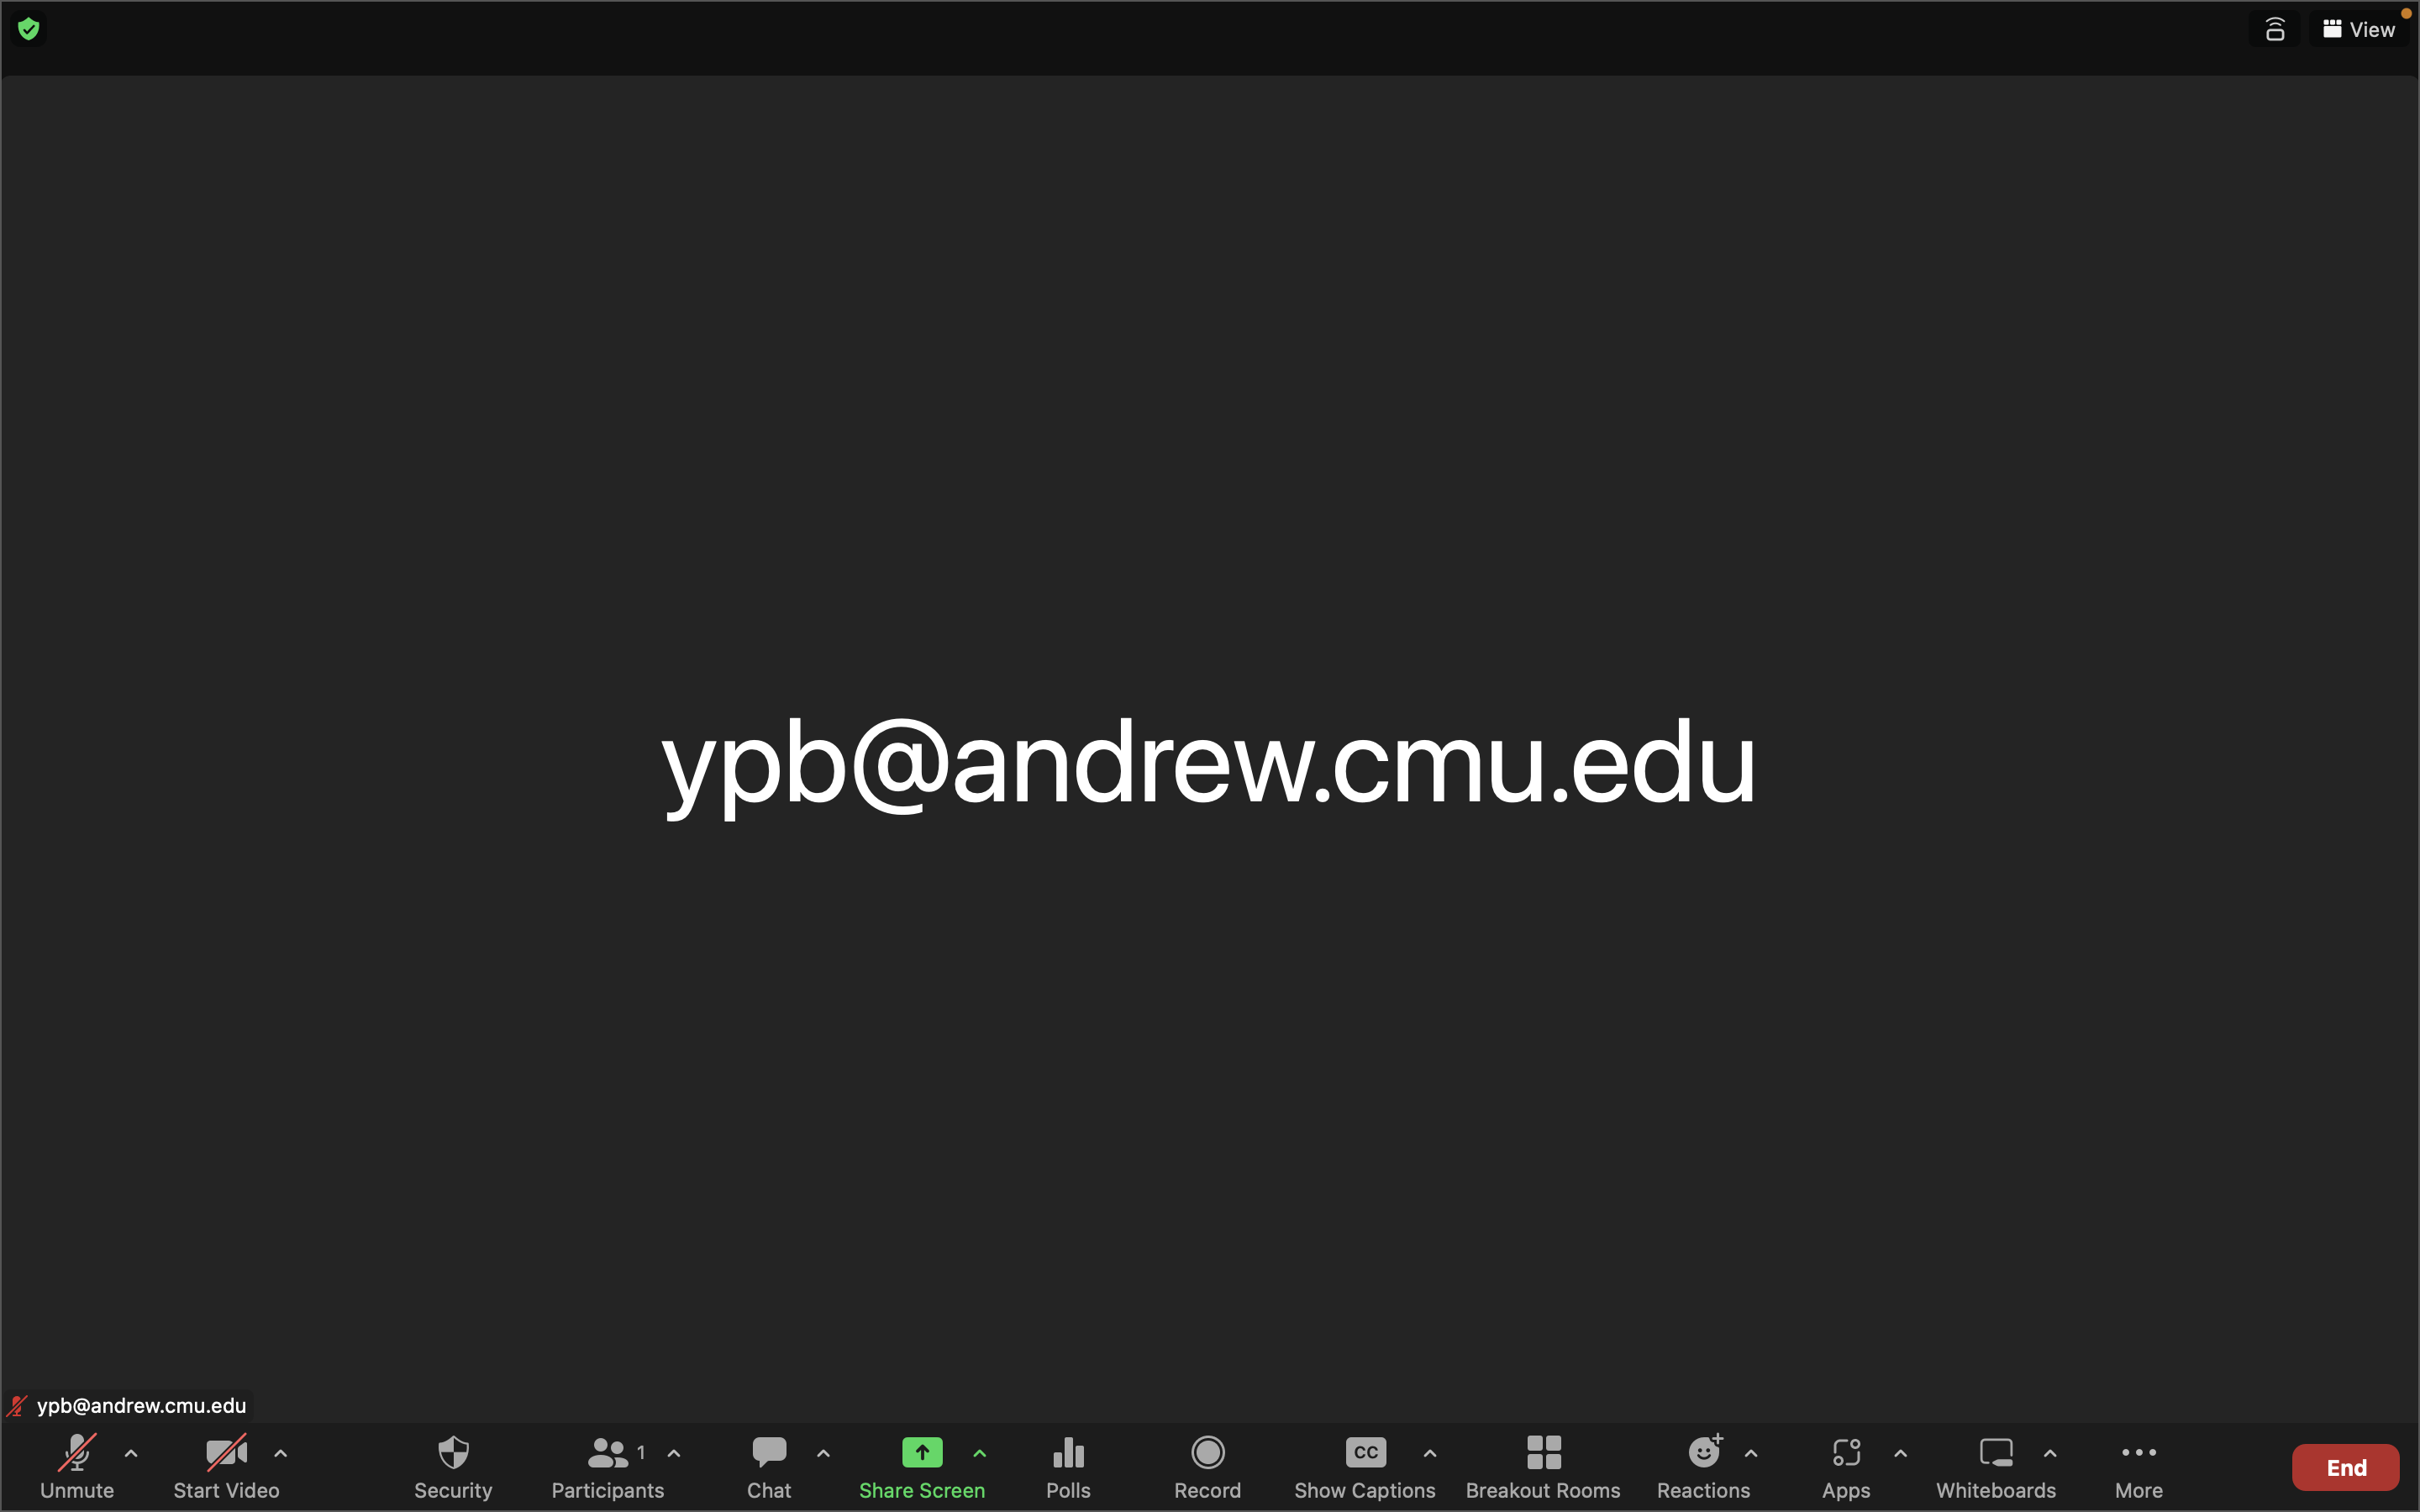  What do you see at coordinates (2344, 1463) in the screenshot?
I see `Begin the procedure to end the current meeting` at bounding box center [2344, 1463].